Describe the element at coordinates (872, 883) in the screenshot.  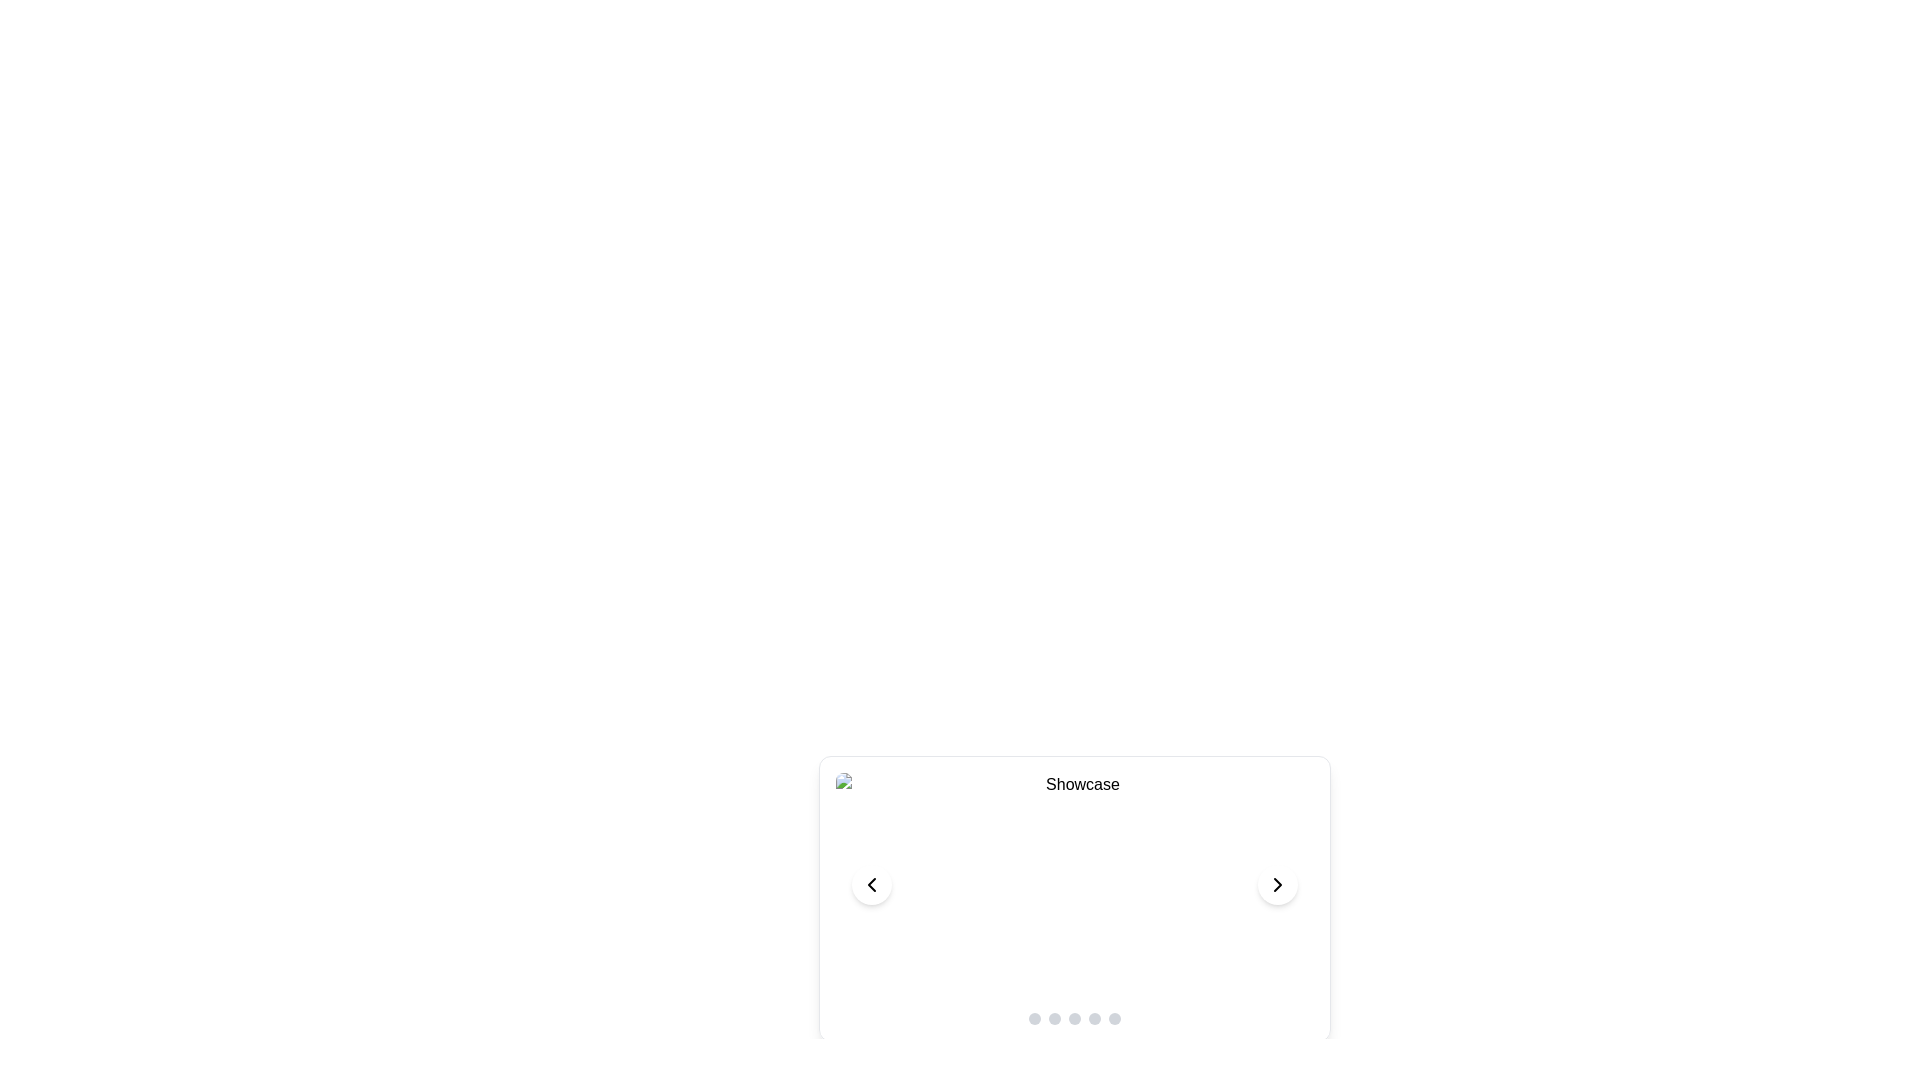
I see `the left navigation button of the carousel, which allows users to move to the previous item in the slideshow` at that location.